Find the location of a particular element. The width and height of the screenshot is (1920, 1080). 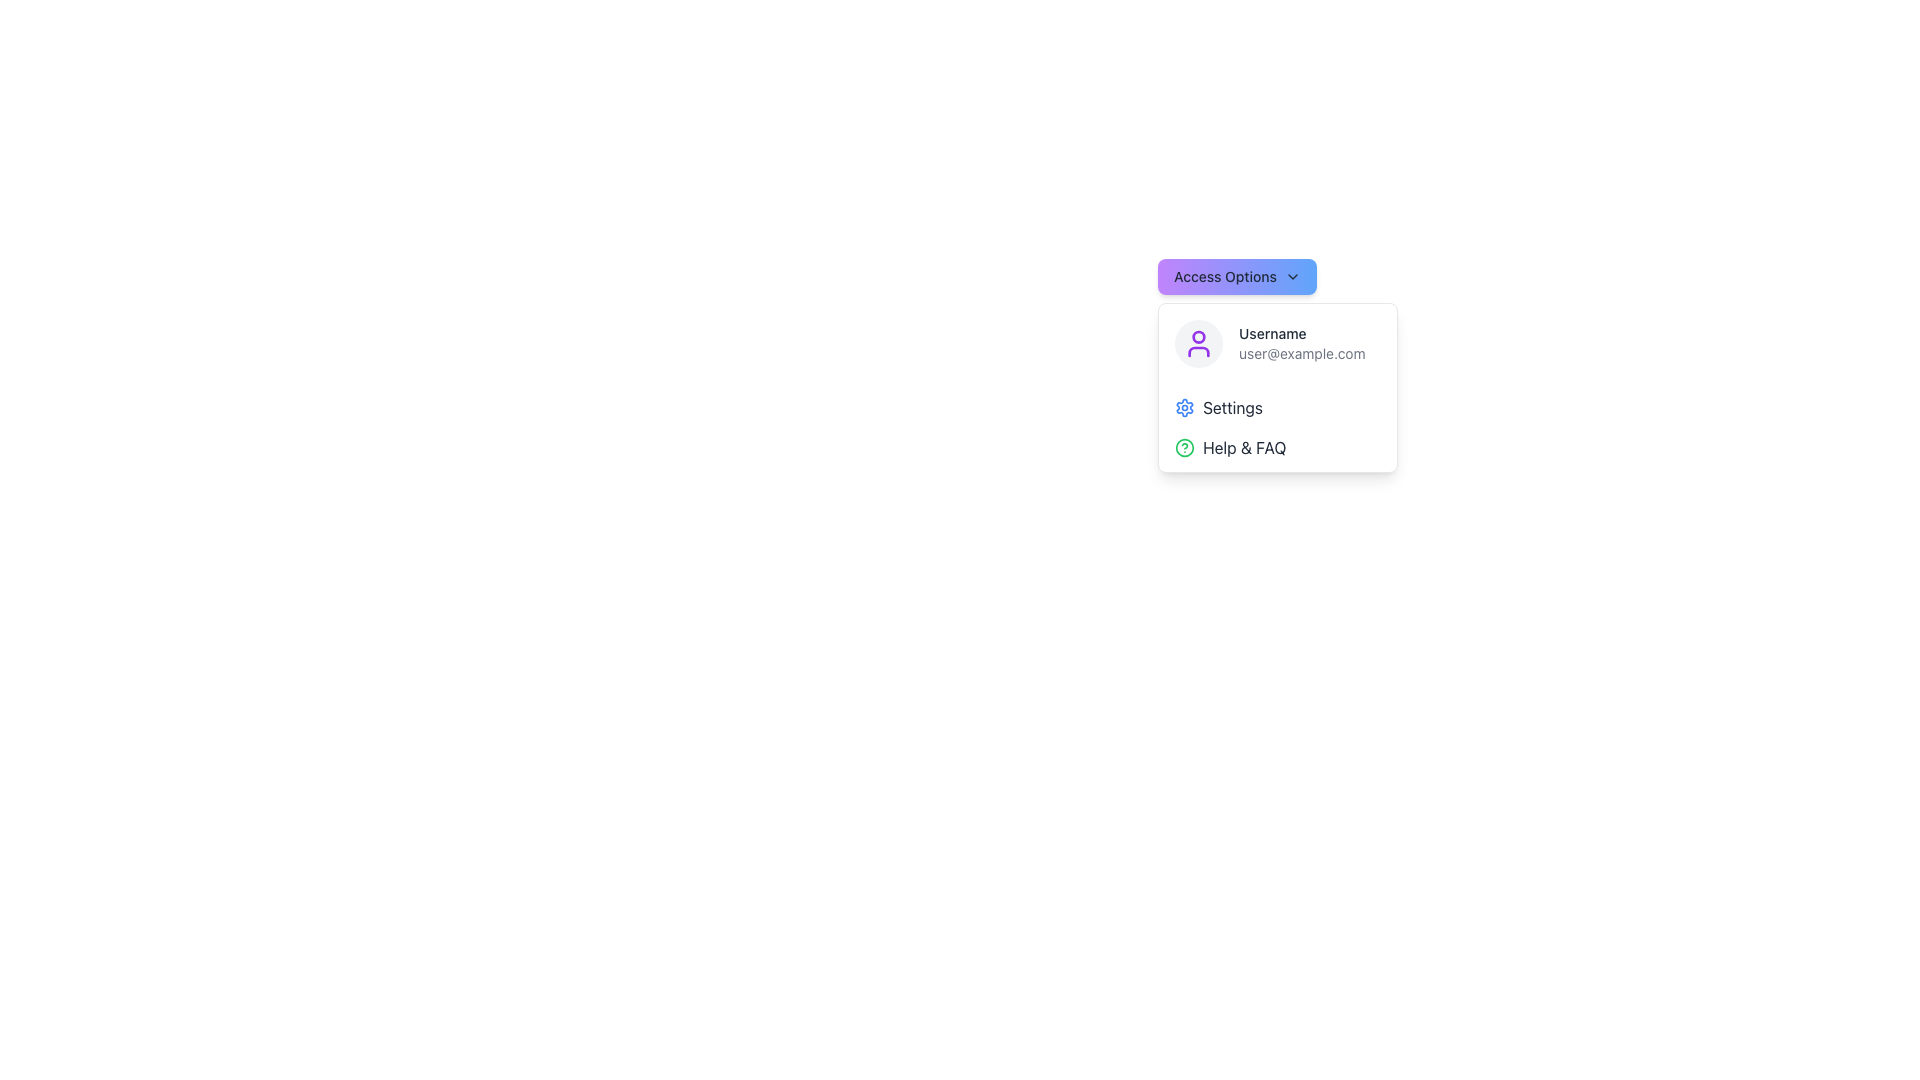

the 'Access Options' button with a gradient background and a downward-pointing arrow icon, which is located in the top-right region of the interface is located at coordinates (1236, 277).